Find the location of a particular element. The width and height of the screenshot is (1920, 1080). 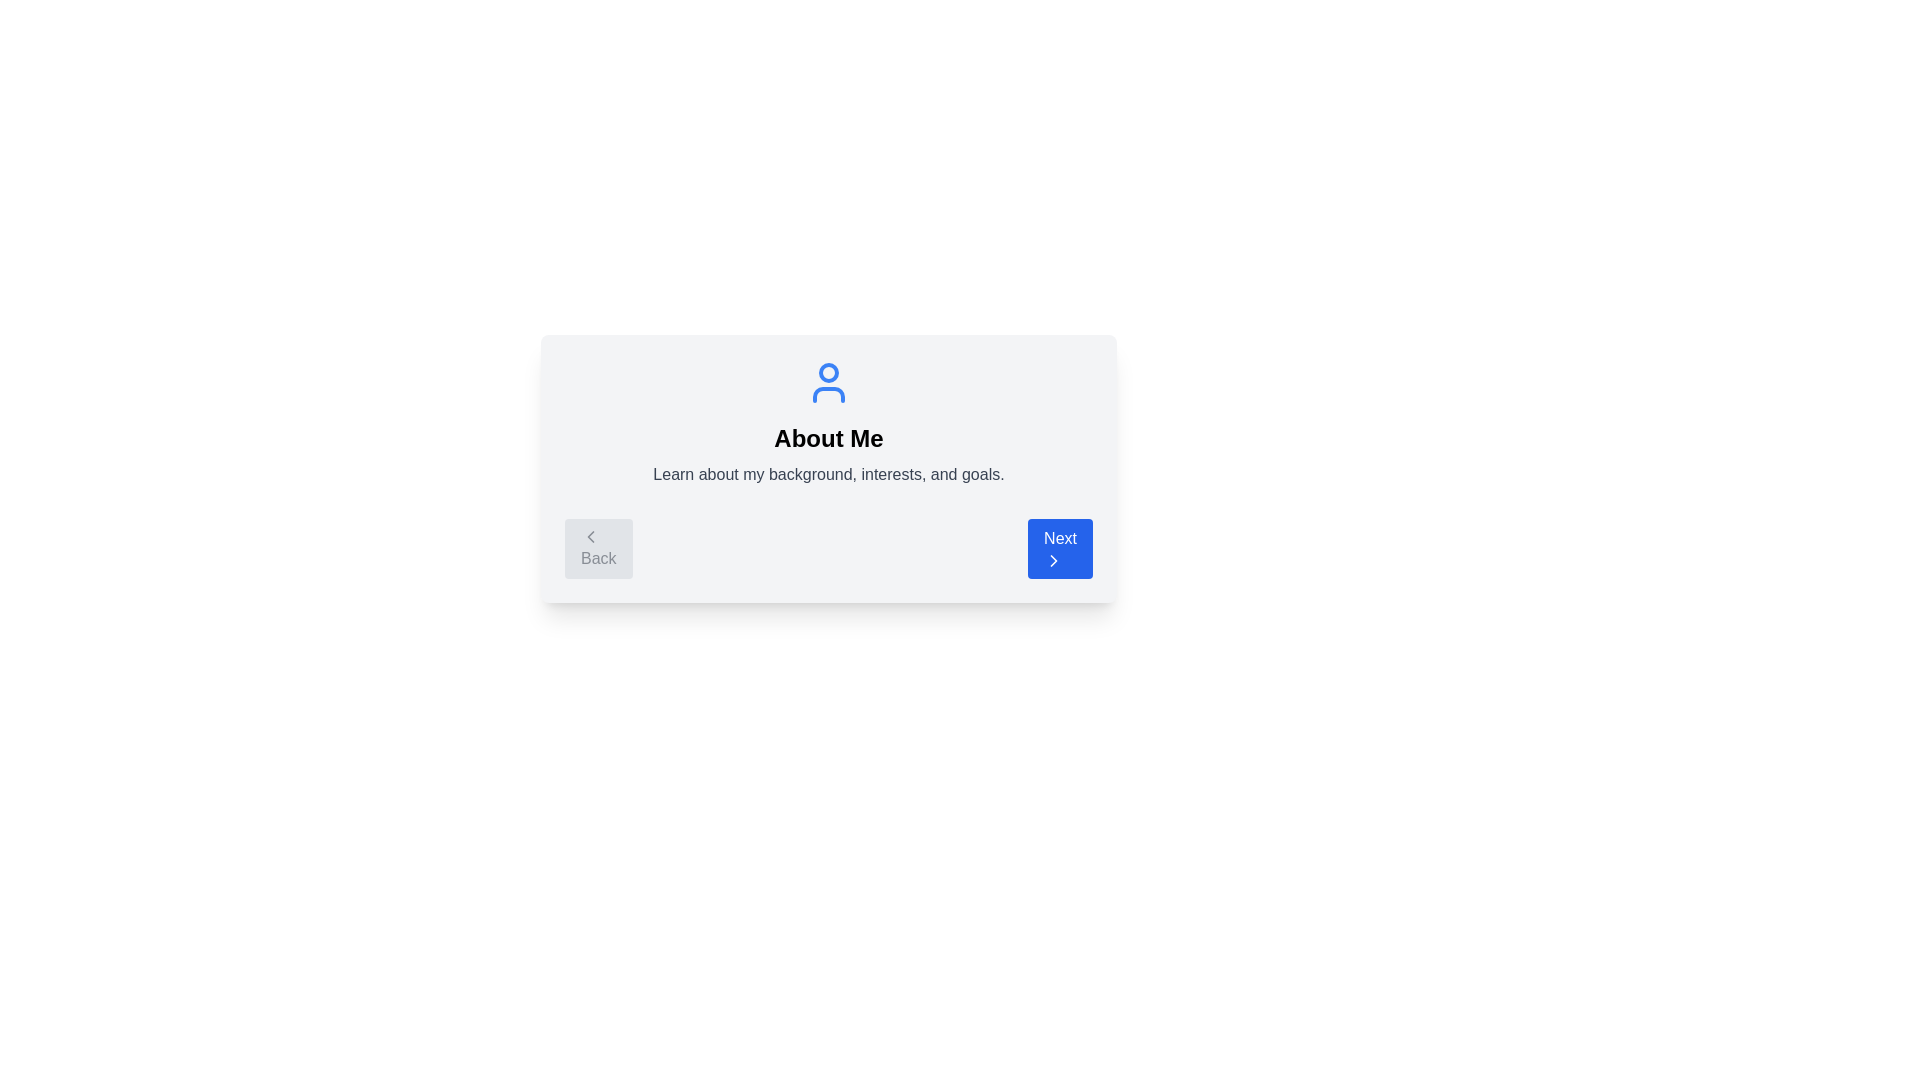

the arrow icon within the 'Next' button located at the upper-right corner of the blue rectangular button in the bottom-right area of the card UI component is located at coordinates (1053, 560).